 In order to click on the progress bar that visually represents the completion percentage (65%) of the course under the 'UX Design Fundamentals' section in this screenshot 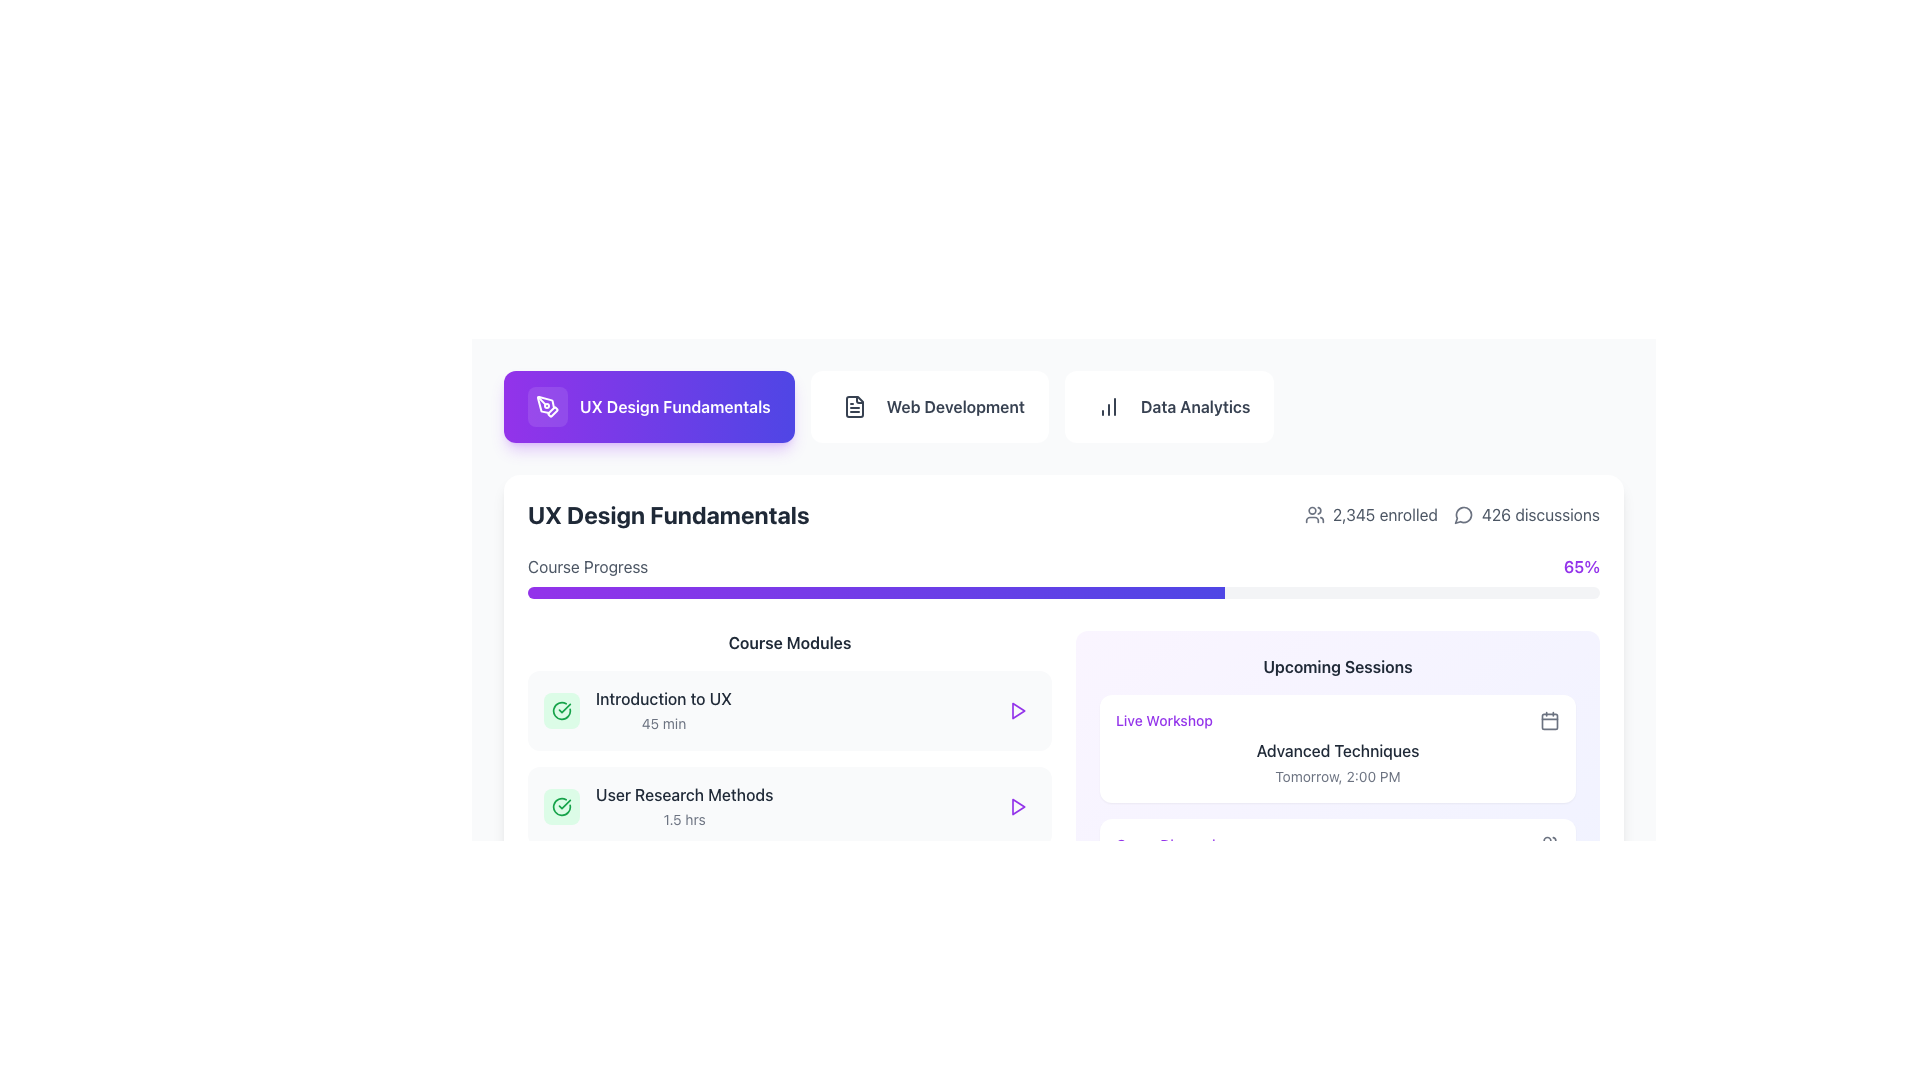, I will do `click(1063, 577)`.